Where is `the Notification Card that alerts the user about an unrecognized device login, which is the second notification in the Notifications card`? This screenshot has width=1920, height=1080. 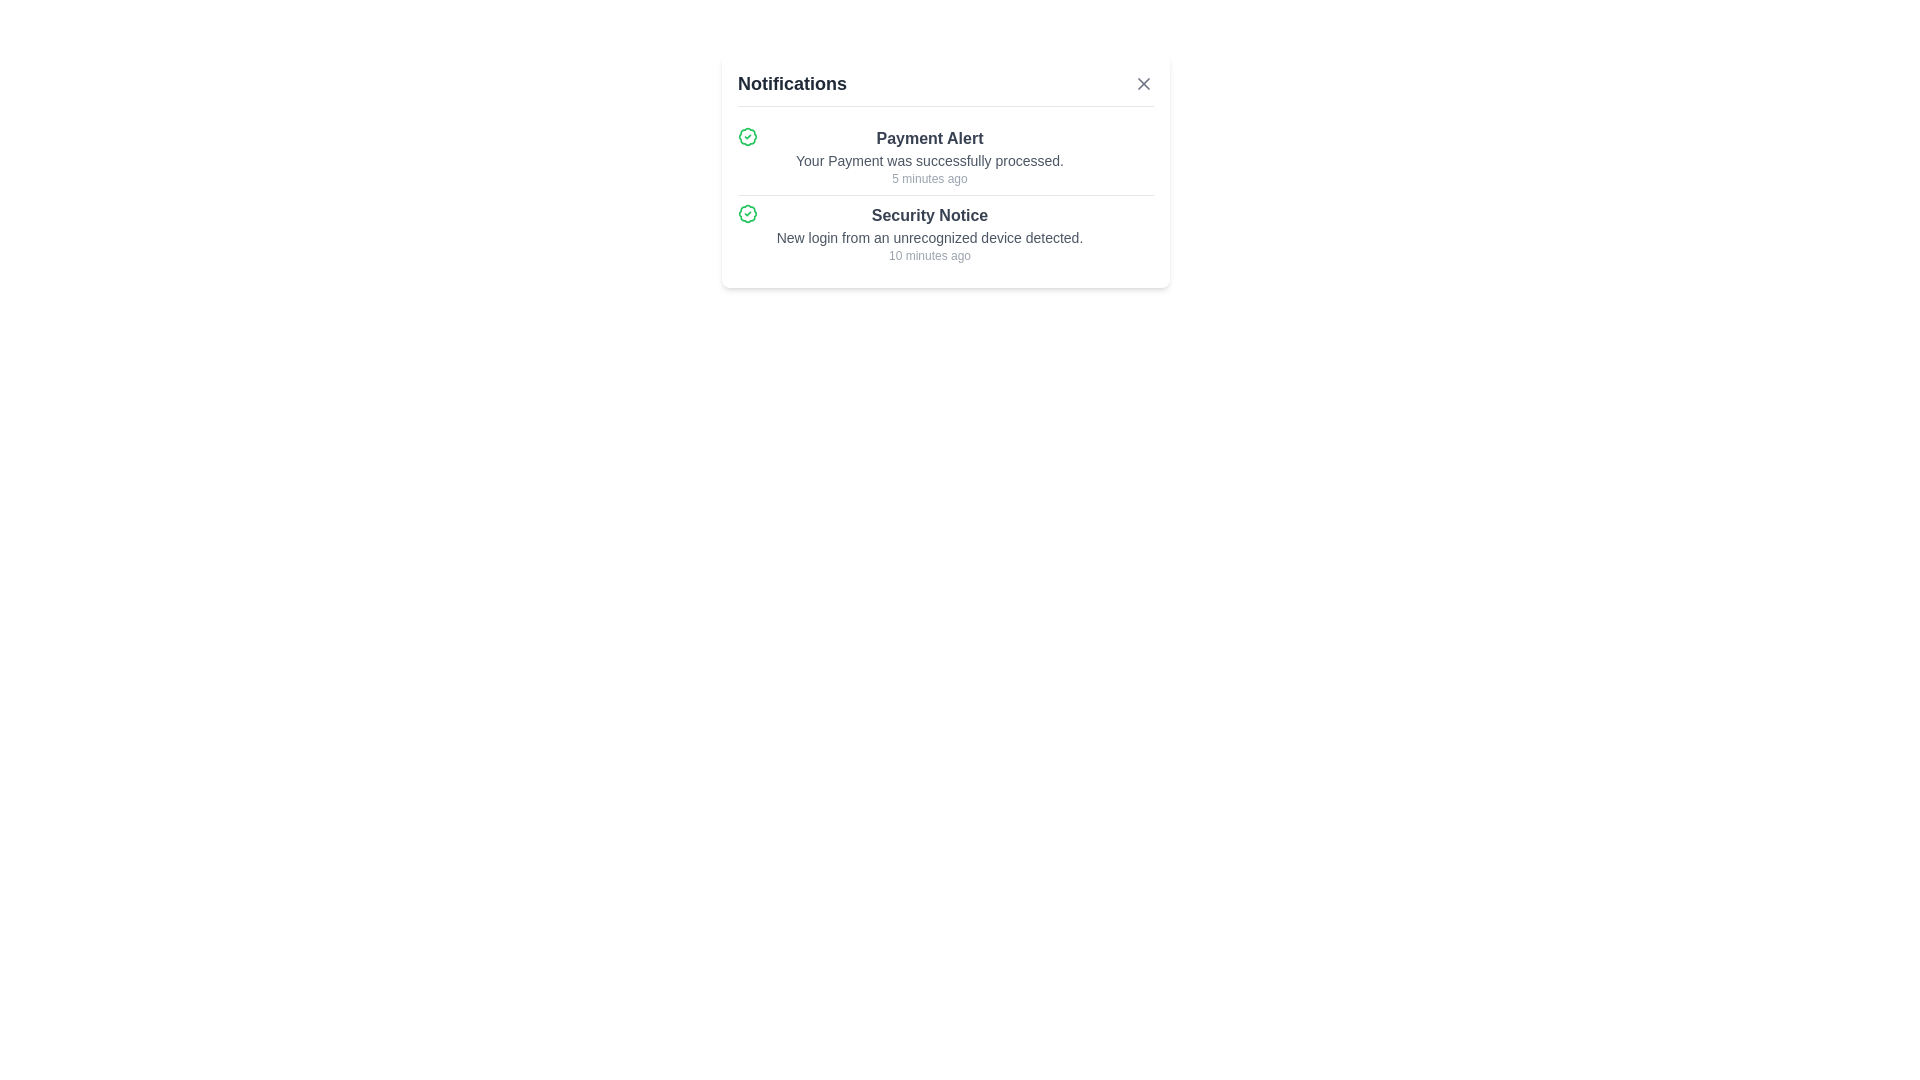 the Notification Card that alerts the user about an unrecognized device login, which is the second notification in the Notifications card is located at coordinates (929, 233).